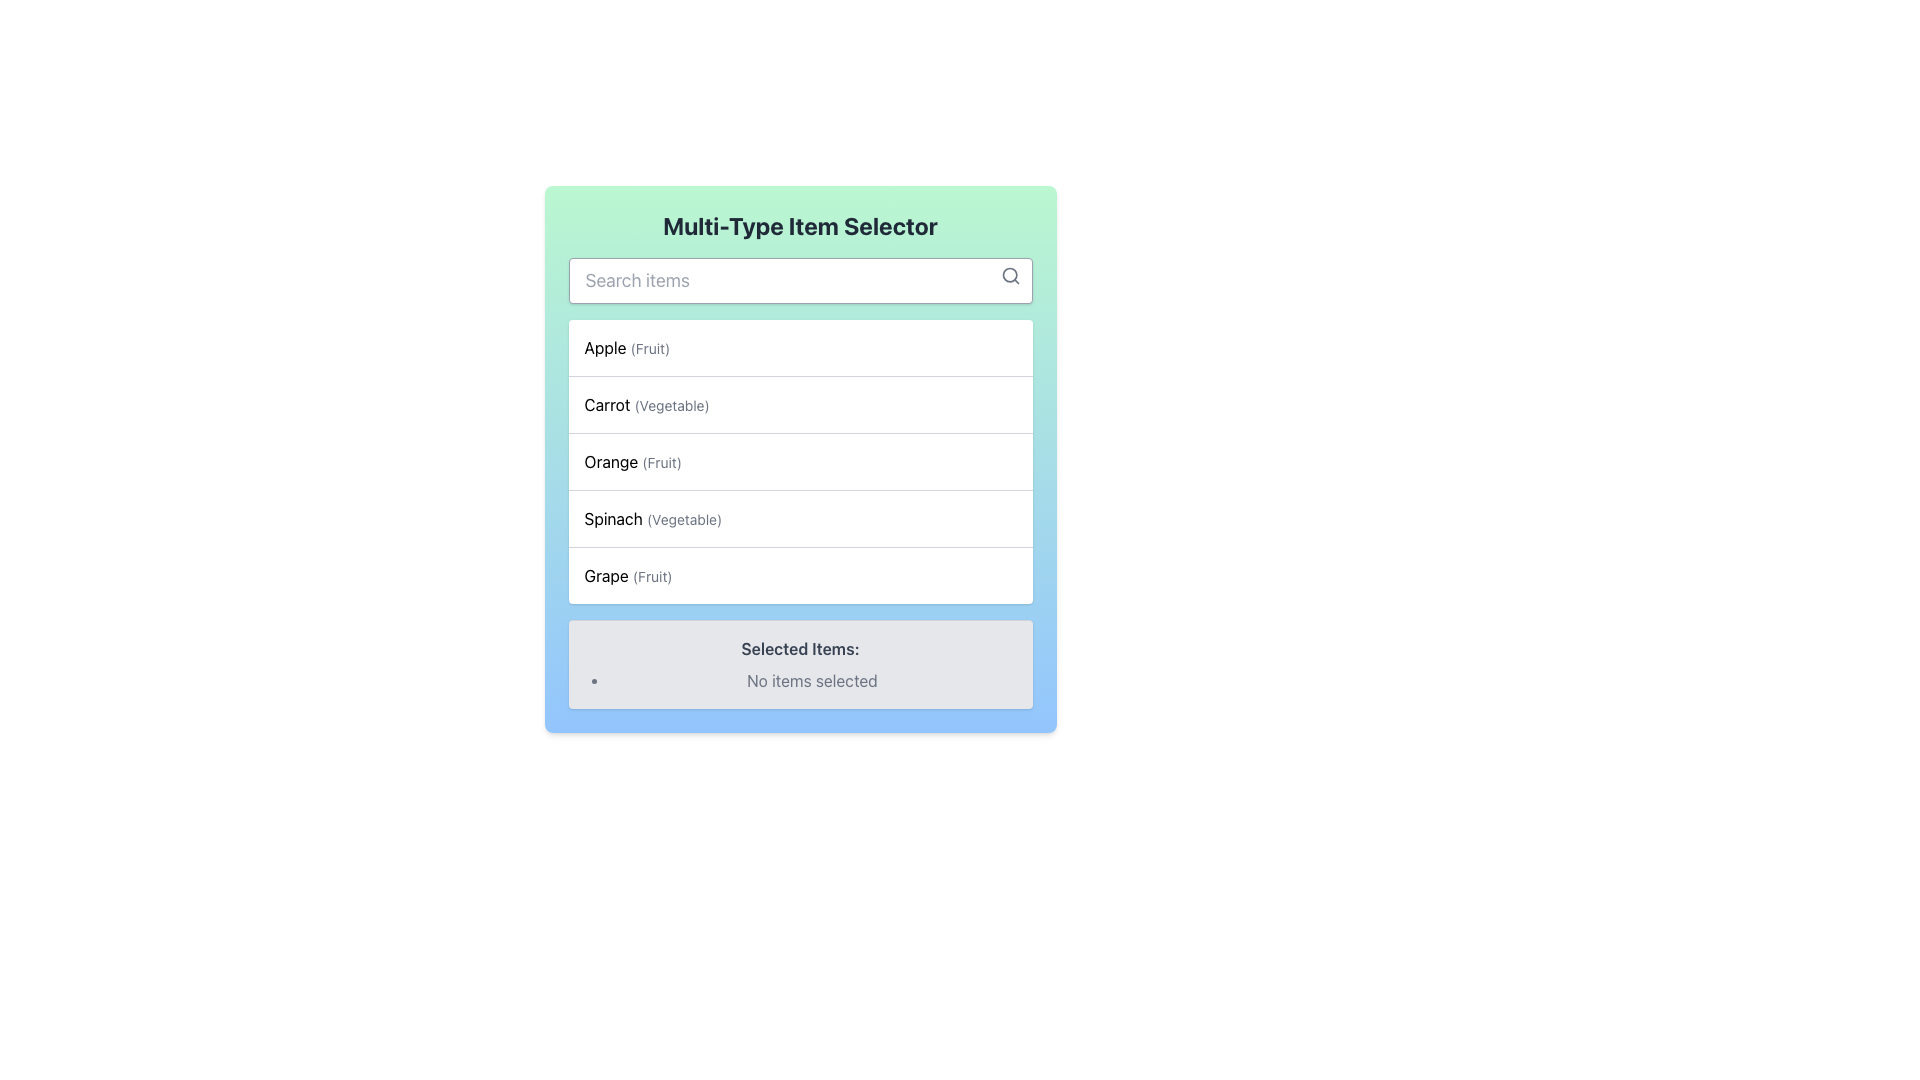  What do you see at coordinates (800, 575) in the screenshot?
I see `the fifth selectable item in the multi-selection list` at bounding box center [800, 575].